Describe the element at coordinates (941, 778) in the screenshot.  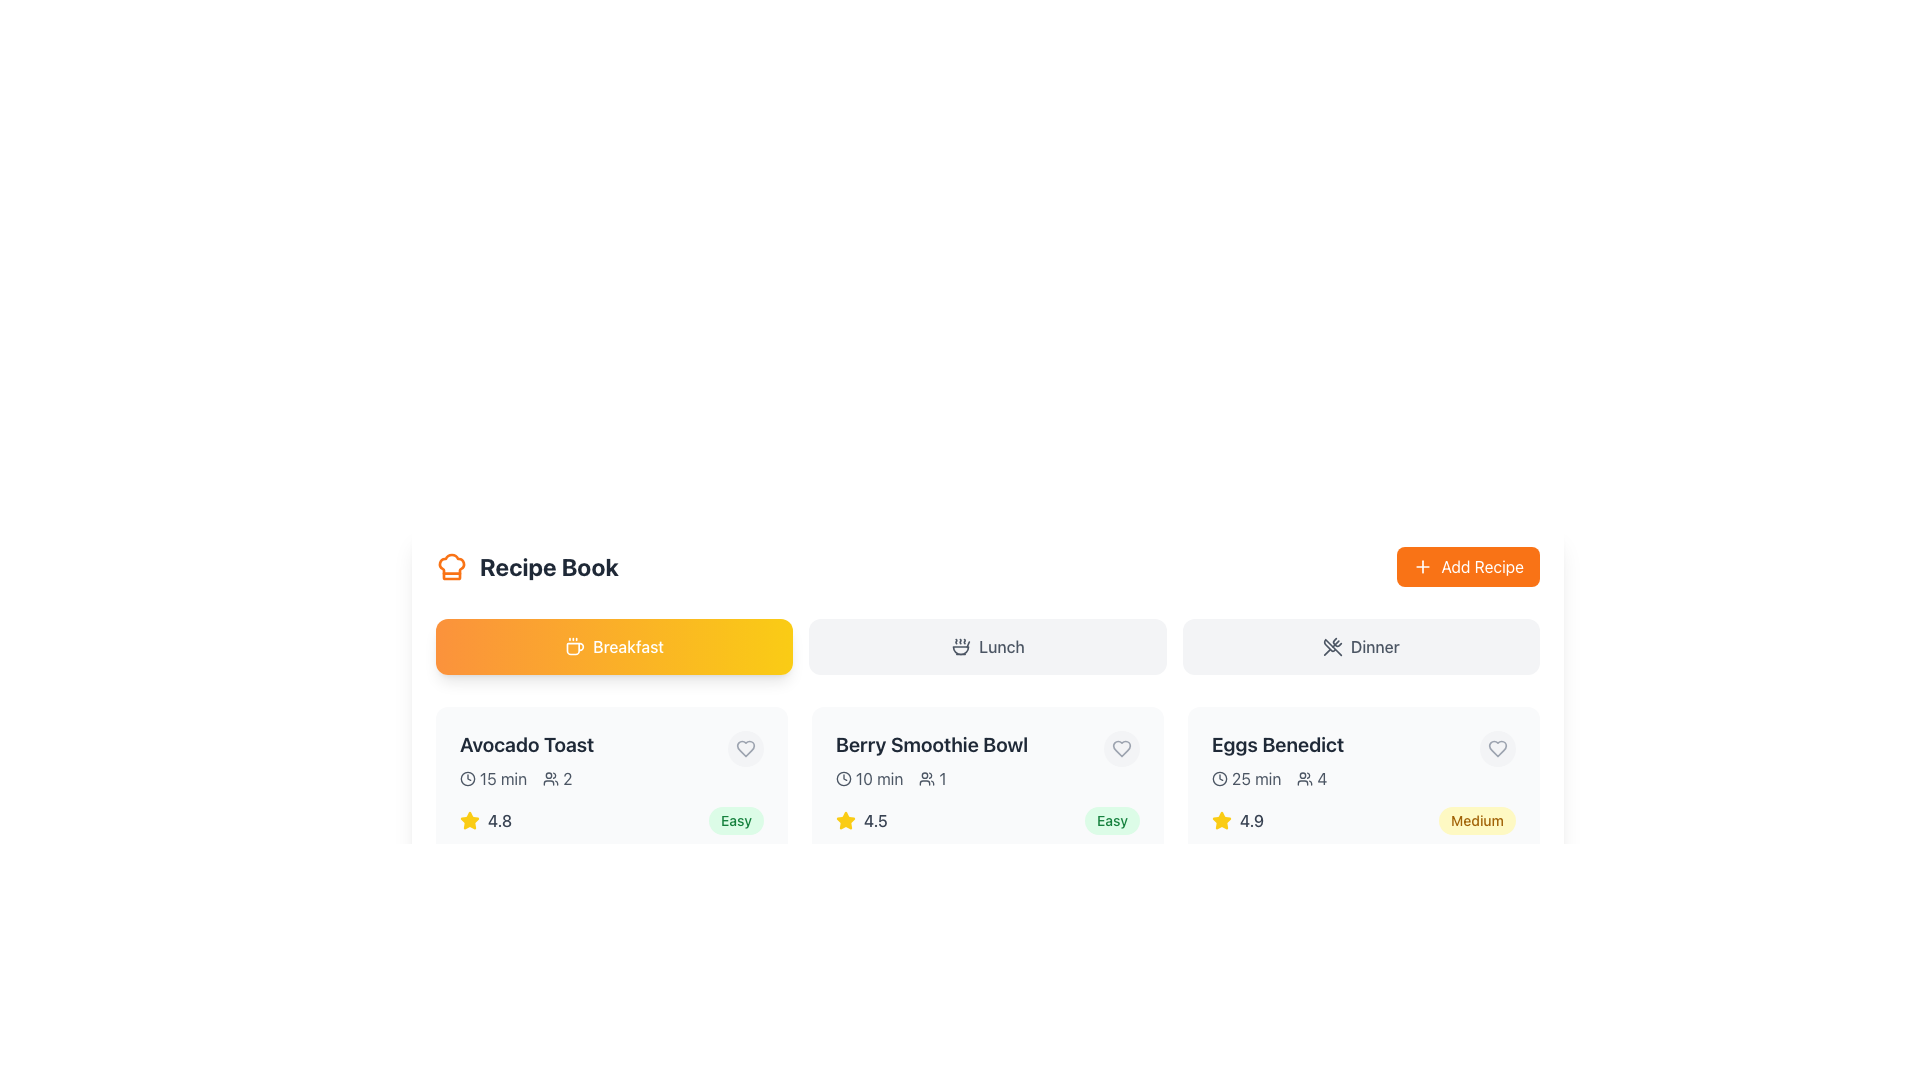
I see `the static text element displaying the number of participants for the 'Berry Smoothie Bowl' recipe, which is located immediately to the right of the user icon in the second recipe card` at that location.